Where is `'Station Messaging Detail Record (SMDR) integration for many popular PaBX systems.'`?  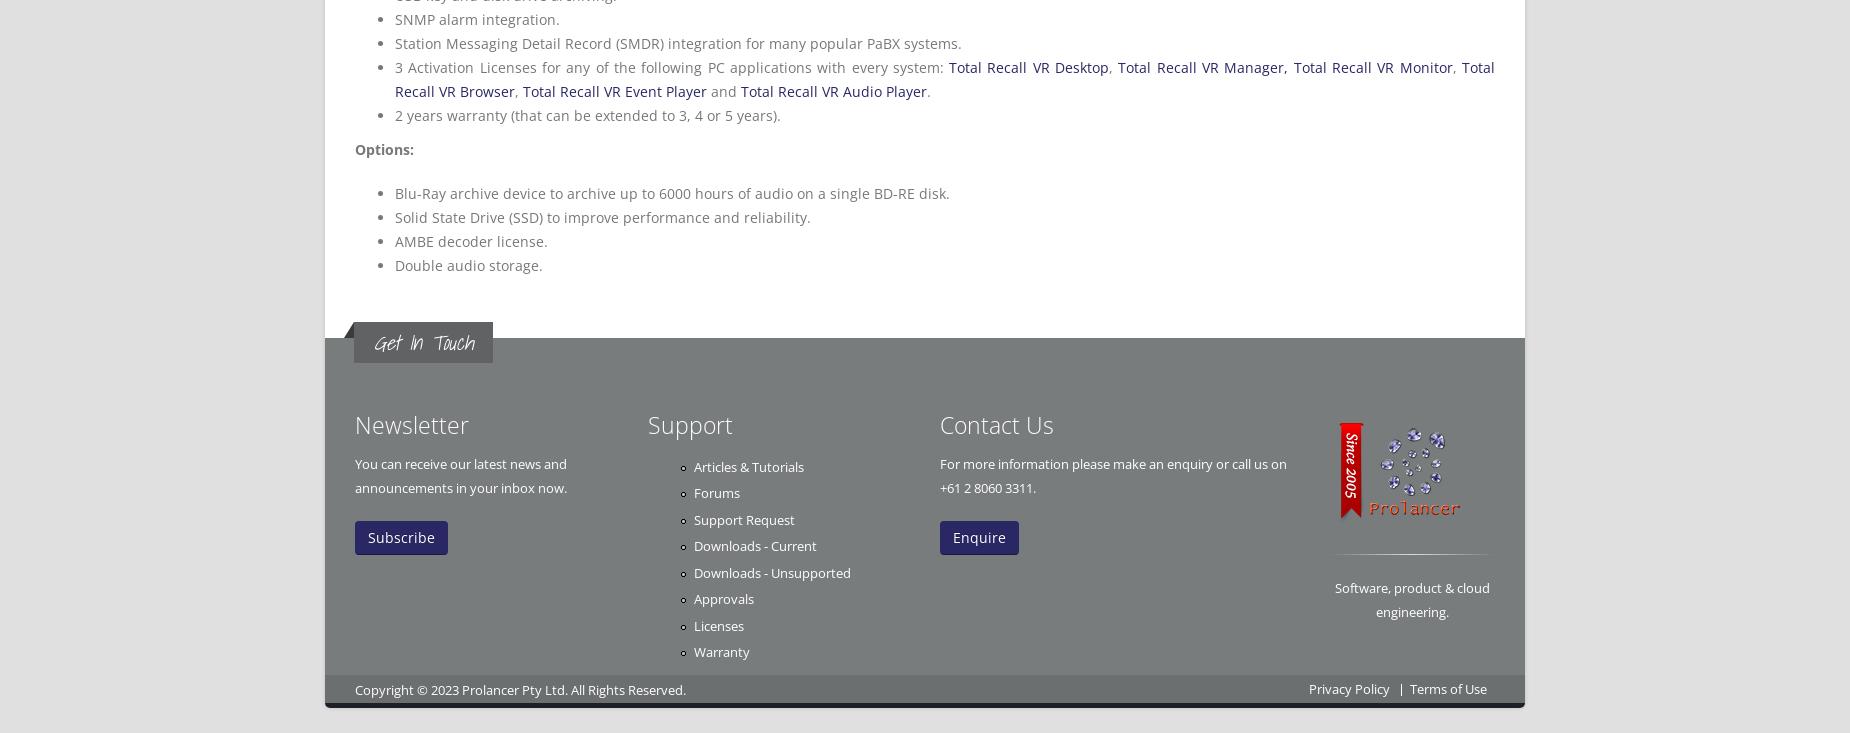
'Station Messaging Detail Record (SMDR) integration for many popular PaBX systems.' is located at coordinates (678, 42).